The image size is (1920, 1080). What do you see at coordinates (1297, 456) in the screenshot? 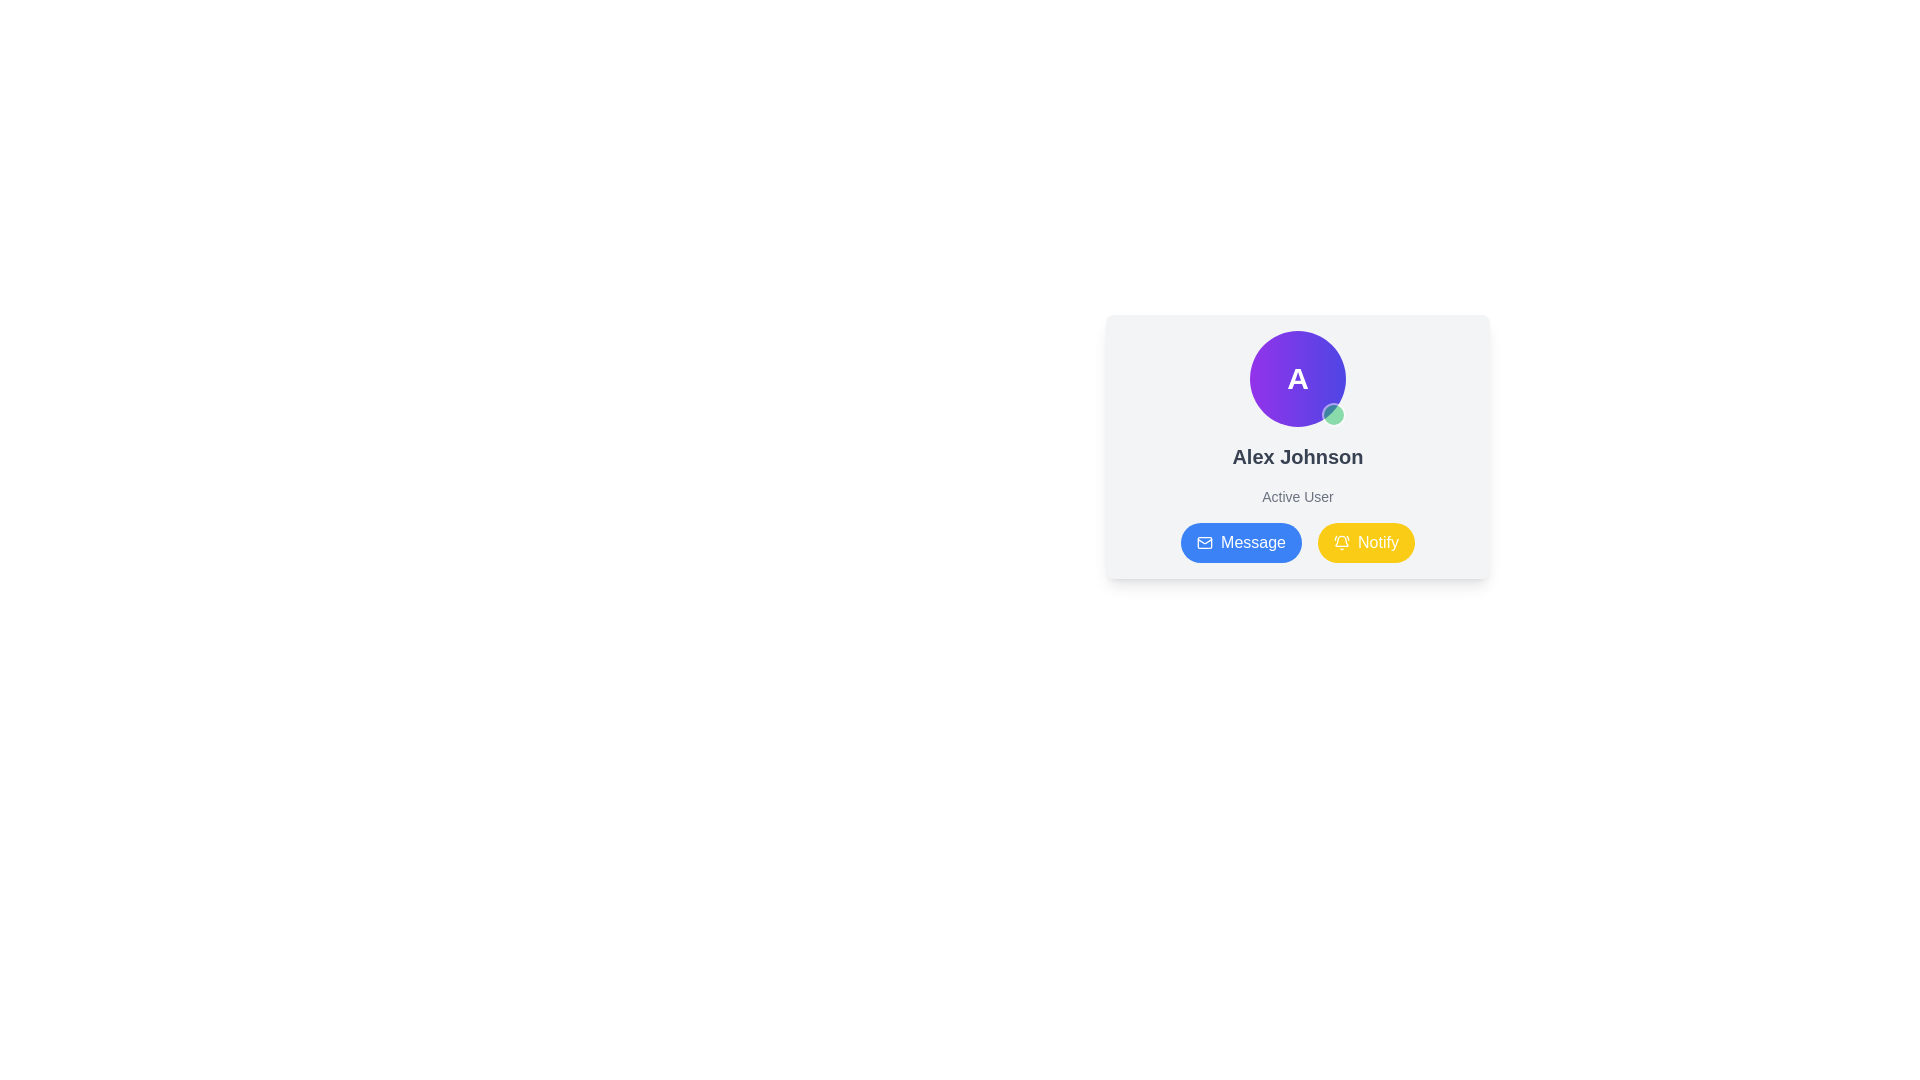
I see `the text label displaying 'Alex Johnson' in bold, located below the circular icon 'A' with a green indicator and above 'Active User'` at bounding box center [1297, 456].